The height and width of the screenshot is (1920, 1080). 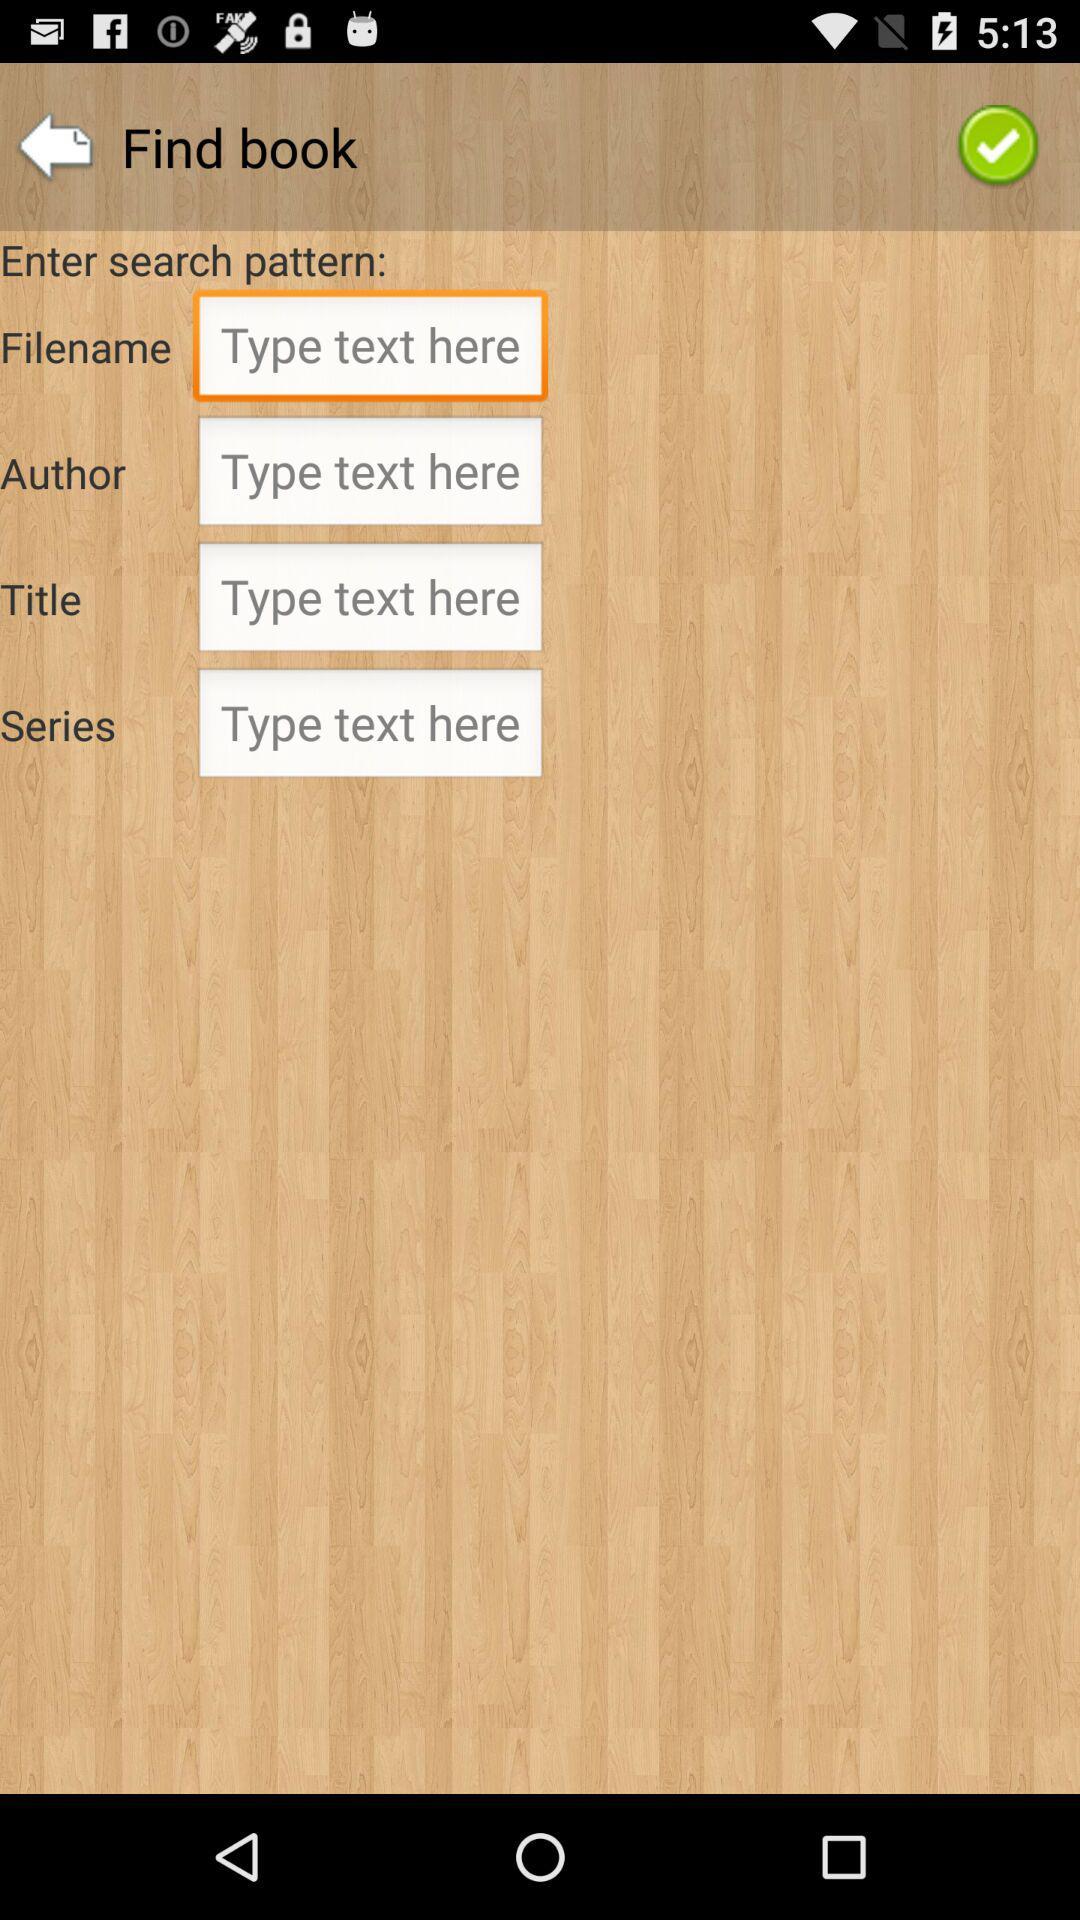 What do you see at coordinates (370, 602) in the screenshot?
I see `search title` at bounding box center [370, 602].